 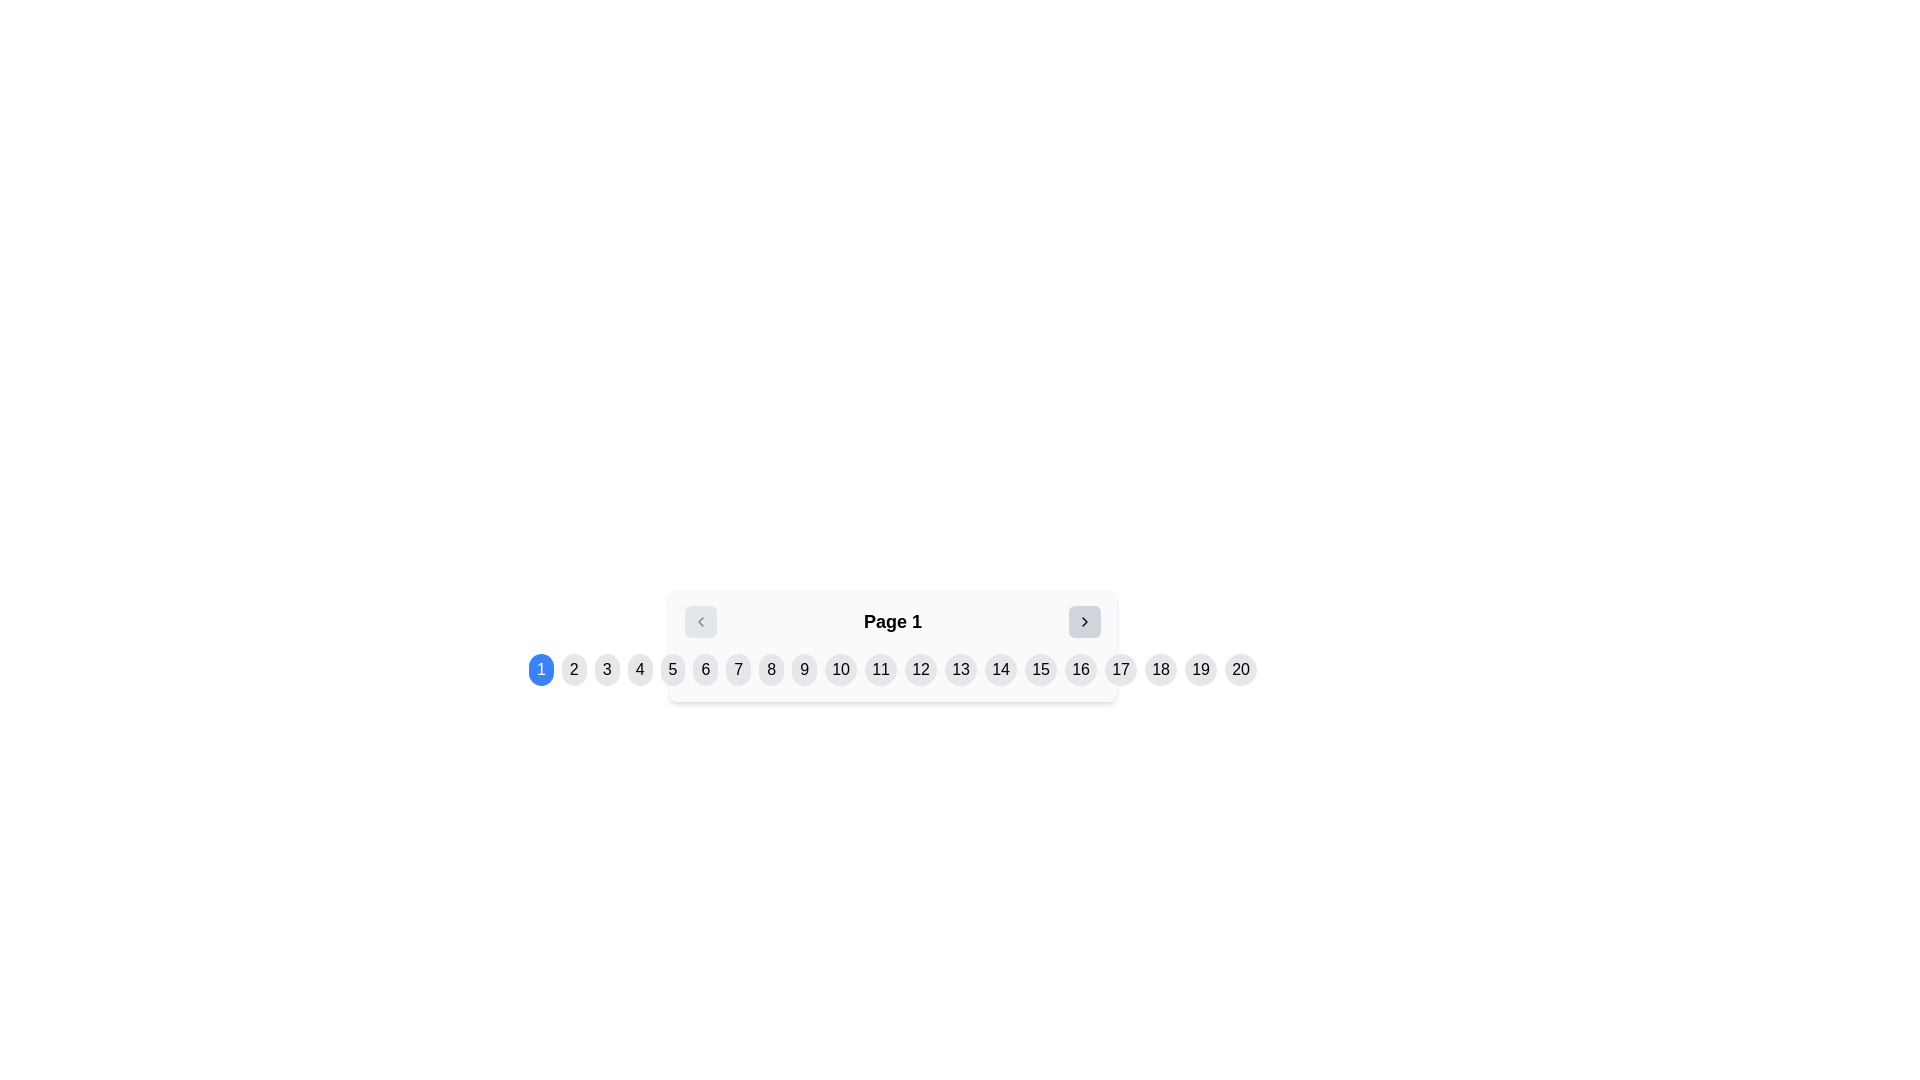 I want to click on the pagination button labeled '11' to provide interactive feedback, so click(x=891, y=670).